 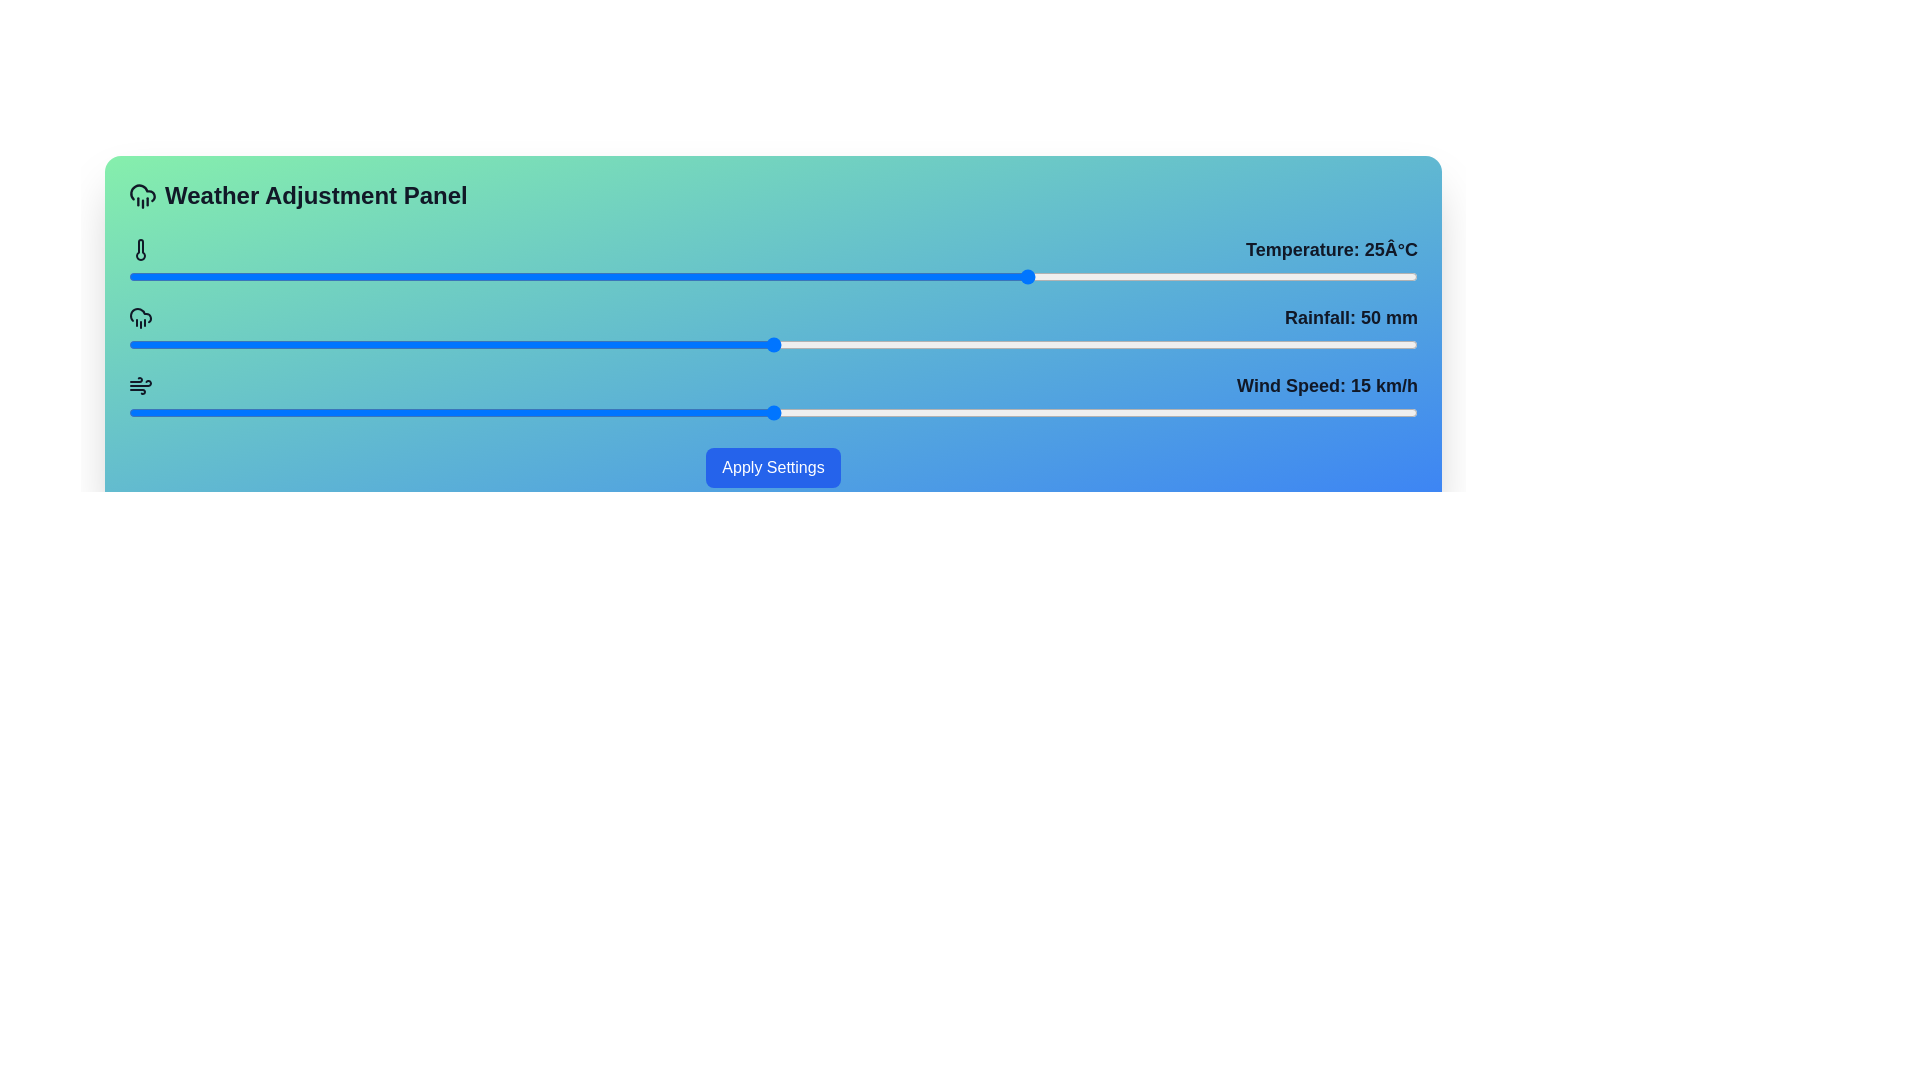 What do you see at coordinates (772, 277) in the screenshot?
I see `the horizontal slider component for keyboard accessibility` at bounding box center [772, 277].